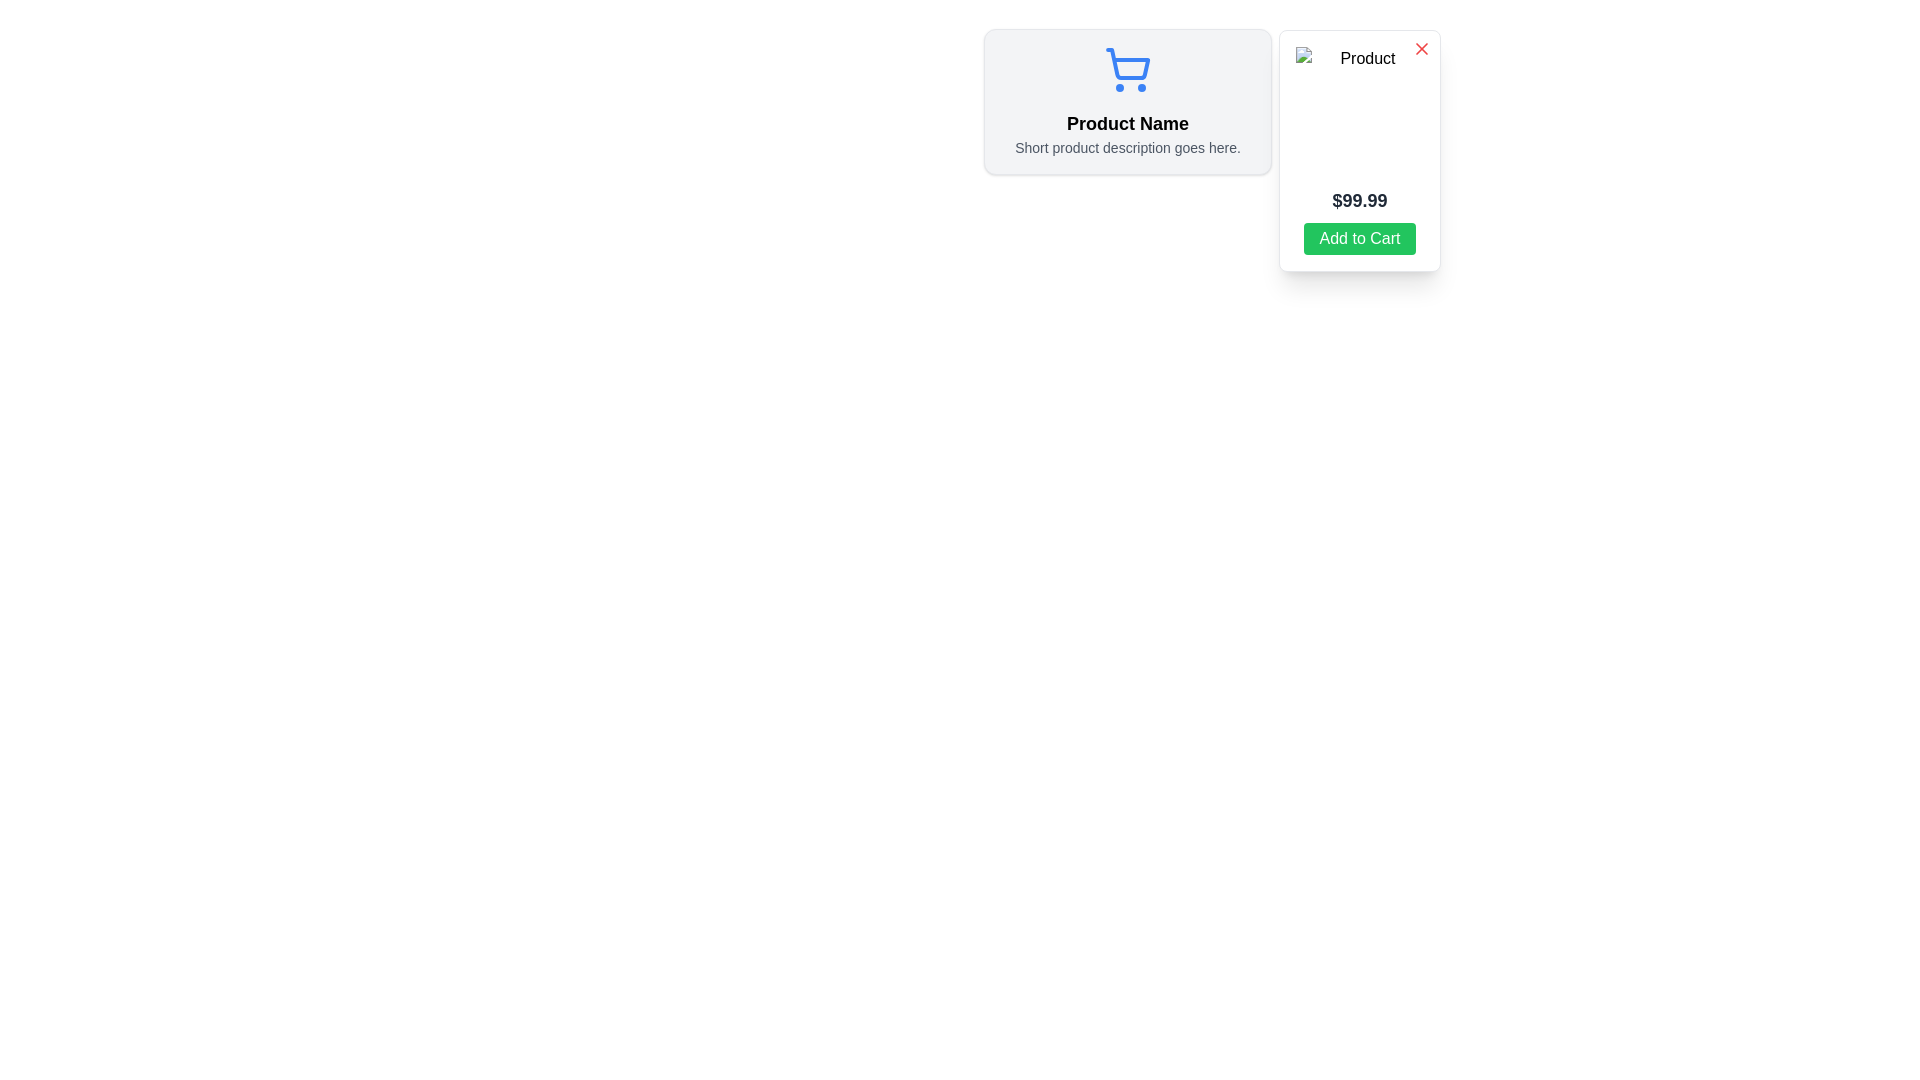 The image size is (1920, 1080). What do you see at coordinates (1359, 149) in the screenshot?
I see `the rectangular overlay panel labeled 'Product'` at bounding box center [1359, 149].